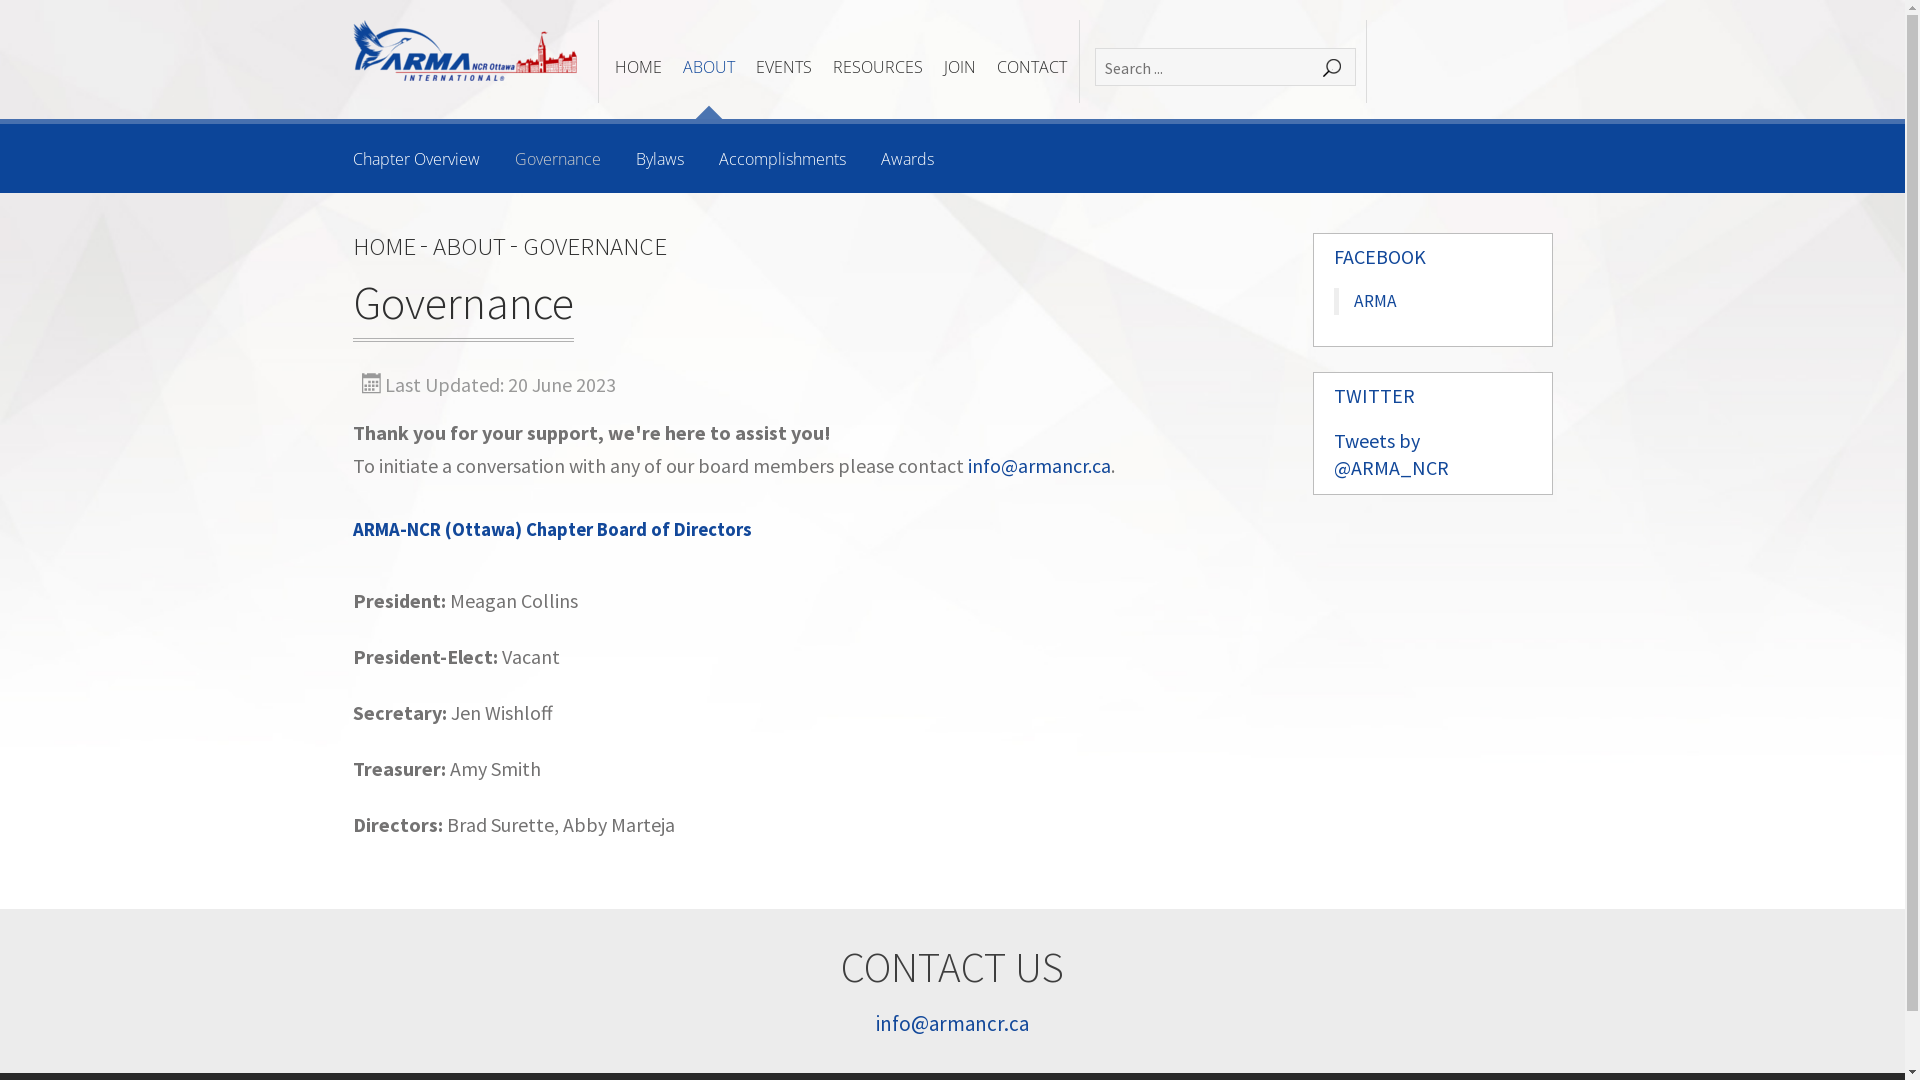 The width and height of the screenshot is (1920, 1080). Describe the element at coordinates (905, 157) in the screenshot. I see `'Awards'` at that location.